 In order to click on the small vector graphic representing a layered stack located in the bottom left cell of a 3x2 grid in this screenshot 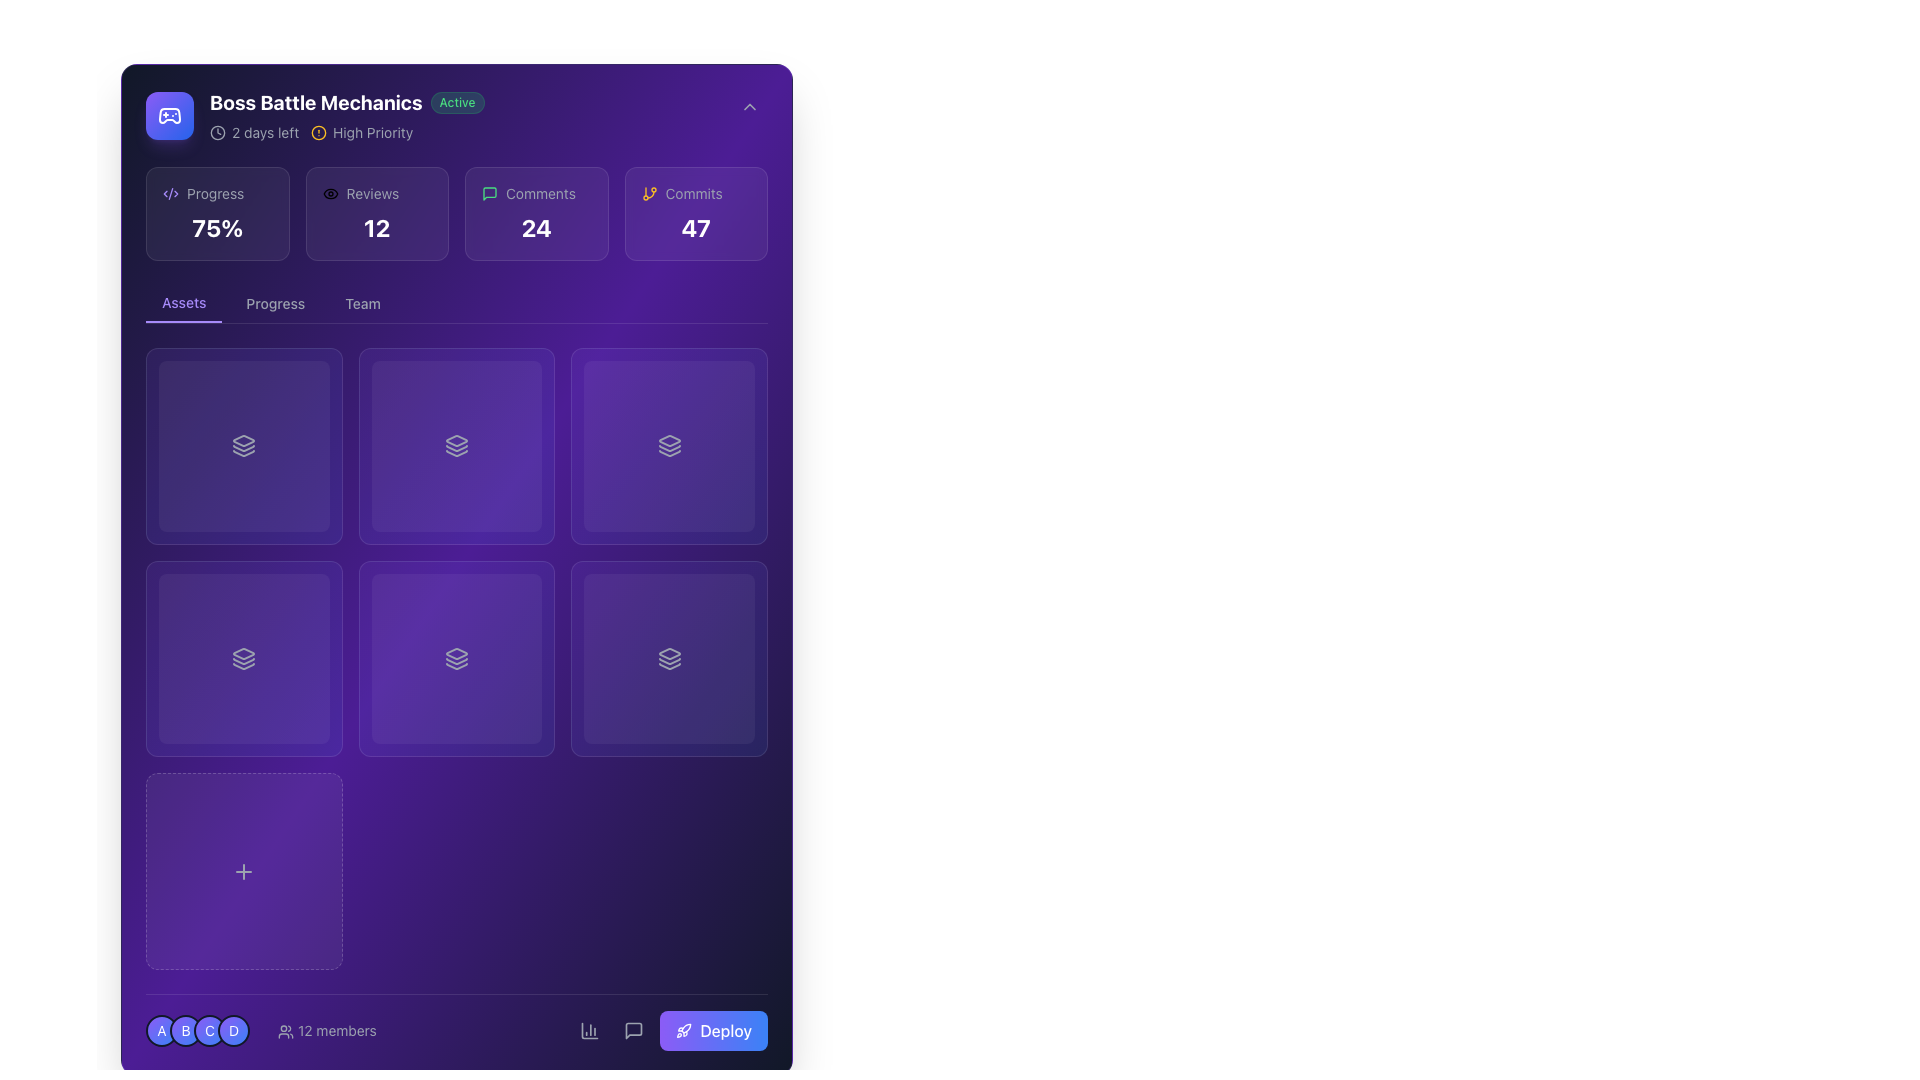, I will do `click(243, 661)`.